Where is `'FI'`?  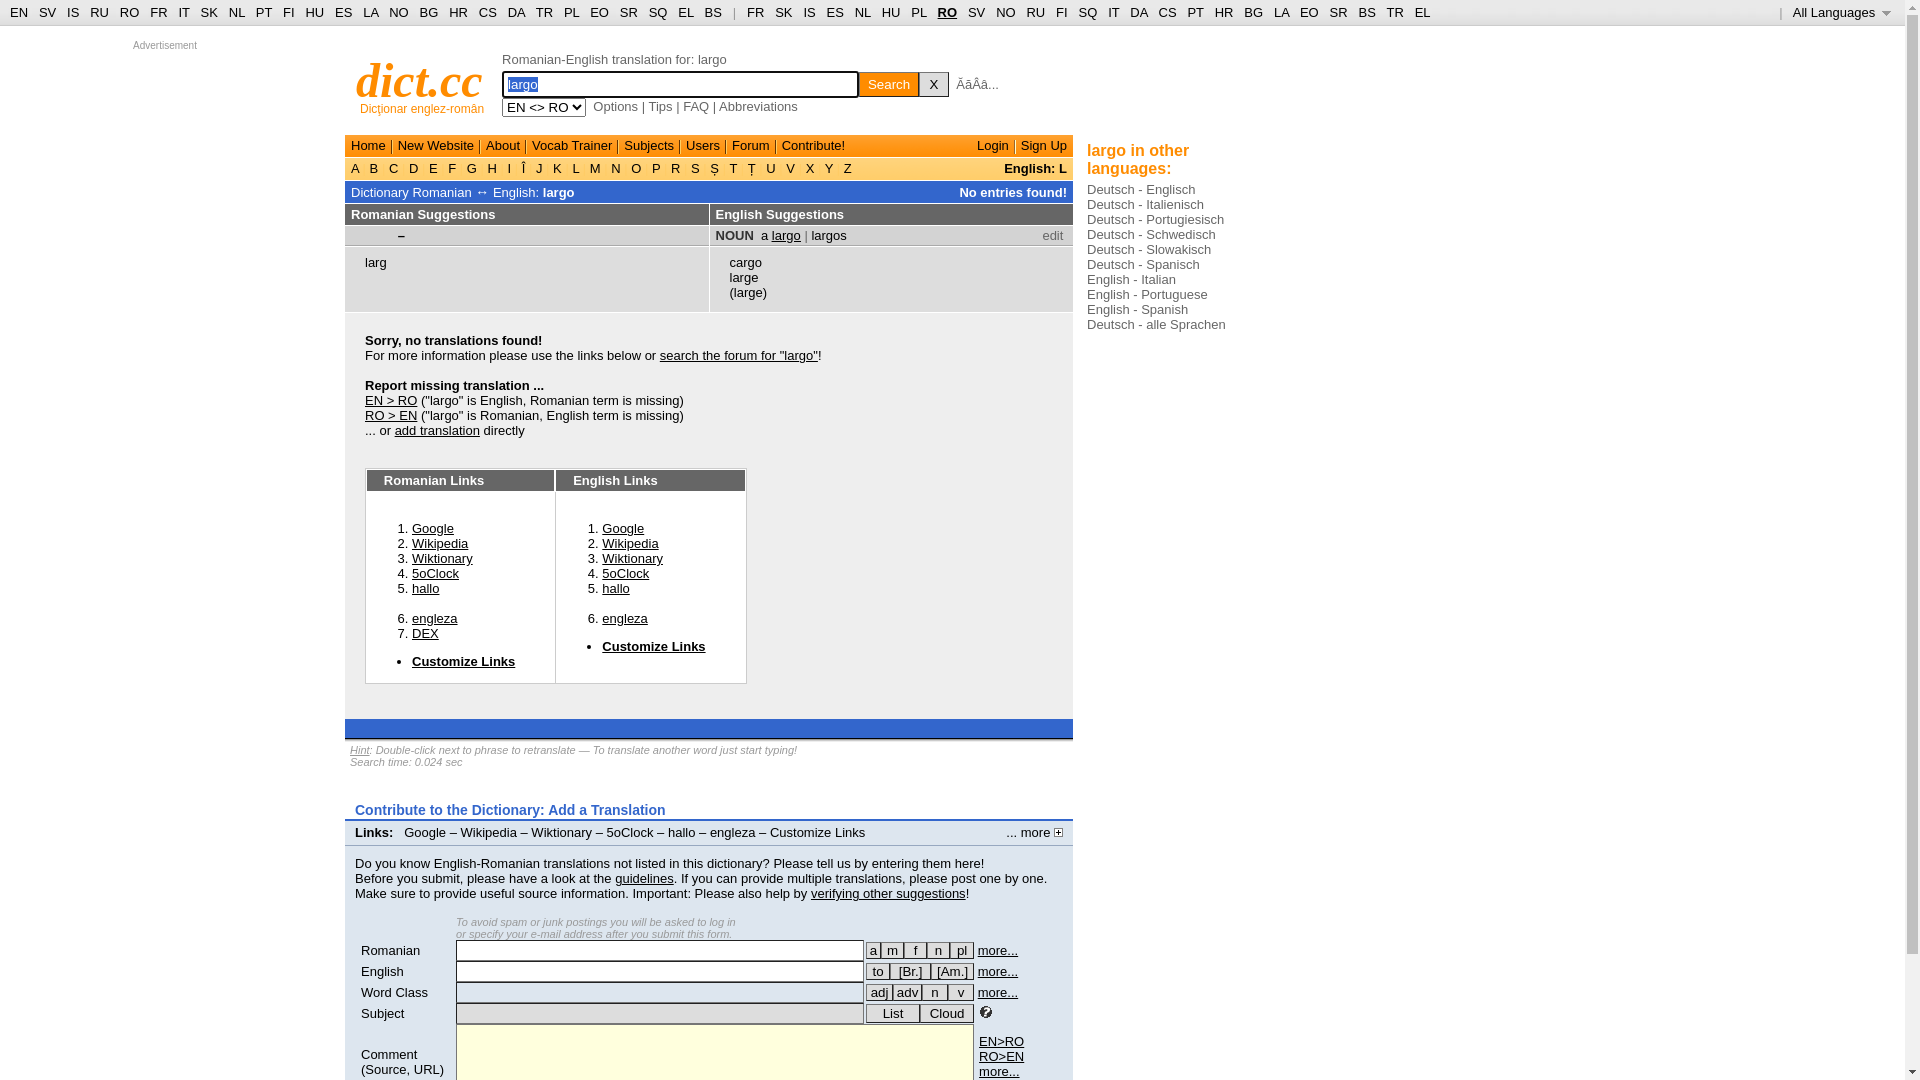
'FI' is located at coordinates (1055, 12).